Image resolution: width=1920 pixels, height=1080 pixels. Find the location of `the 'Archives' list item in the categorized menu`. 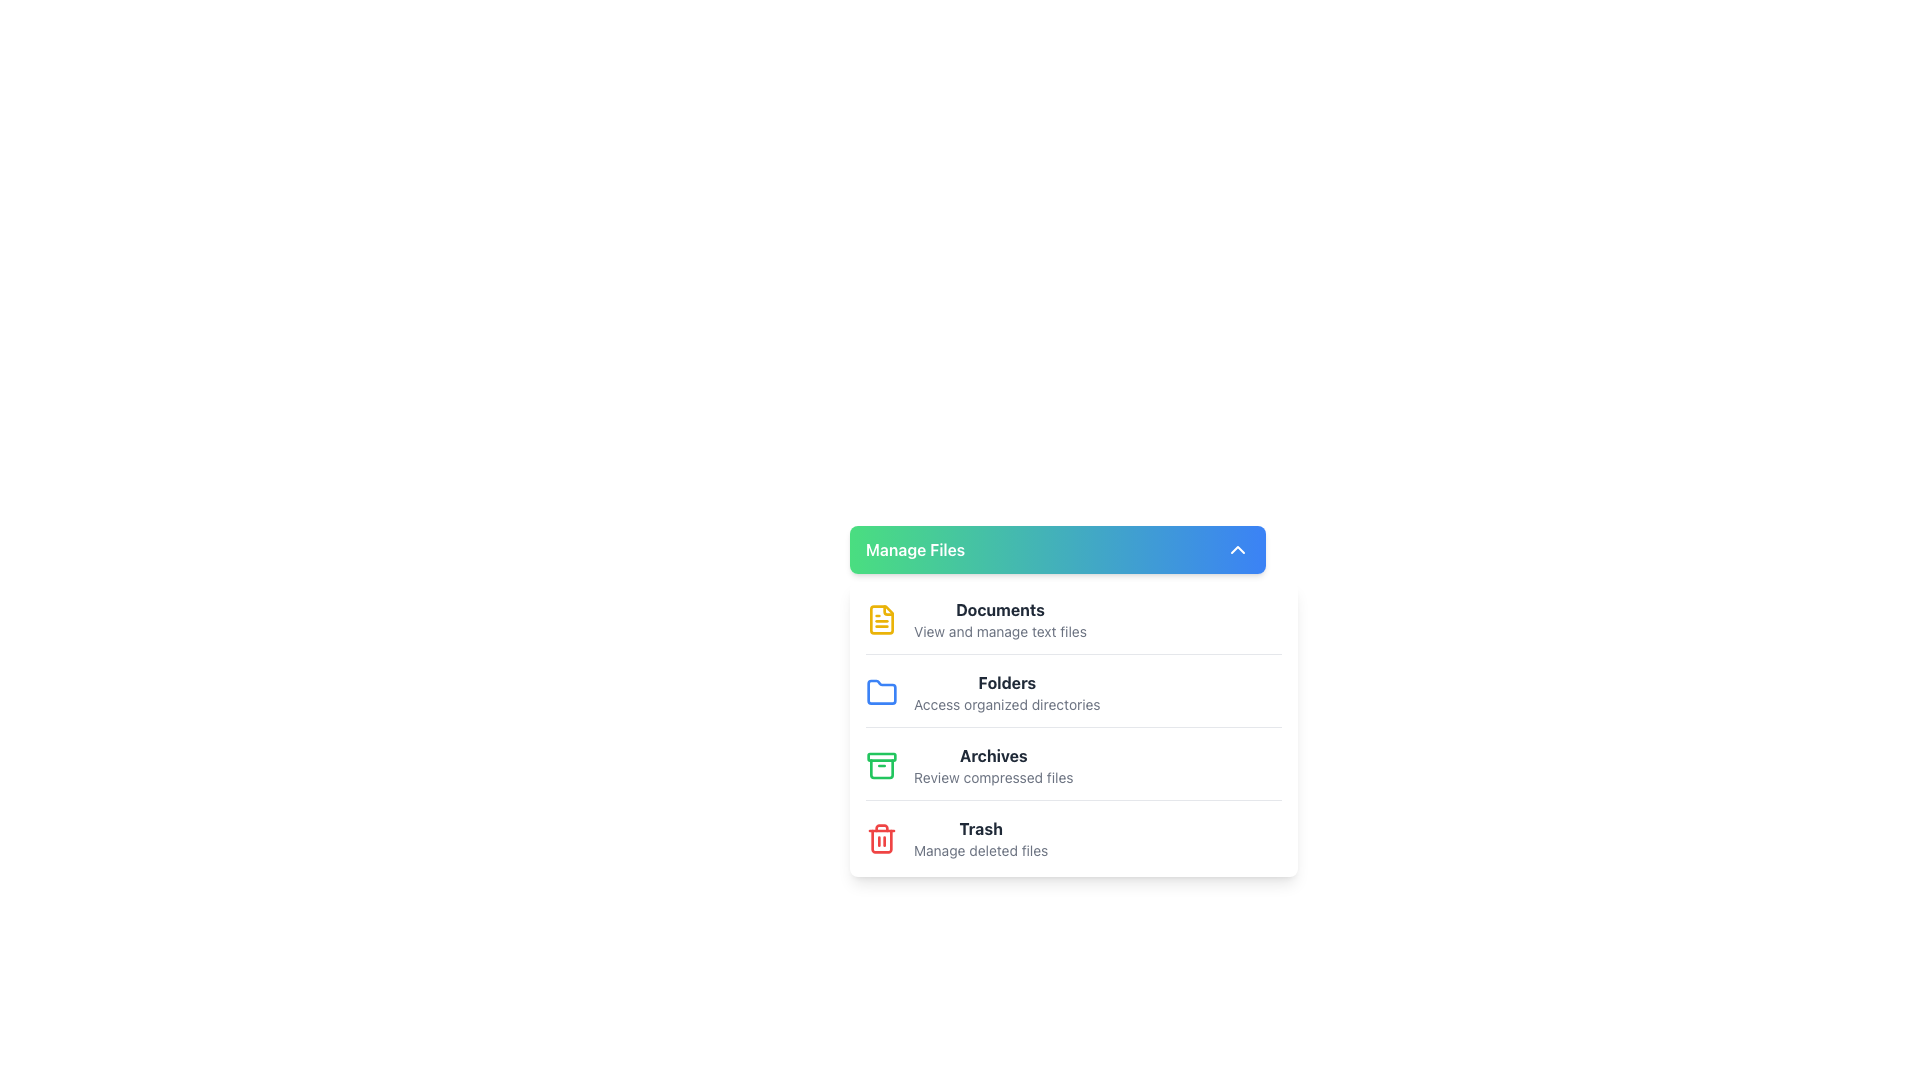

the 'Archives' list item in the categorized menu is located at coordinates (1073, 771).